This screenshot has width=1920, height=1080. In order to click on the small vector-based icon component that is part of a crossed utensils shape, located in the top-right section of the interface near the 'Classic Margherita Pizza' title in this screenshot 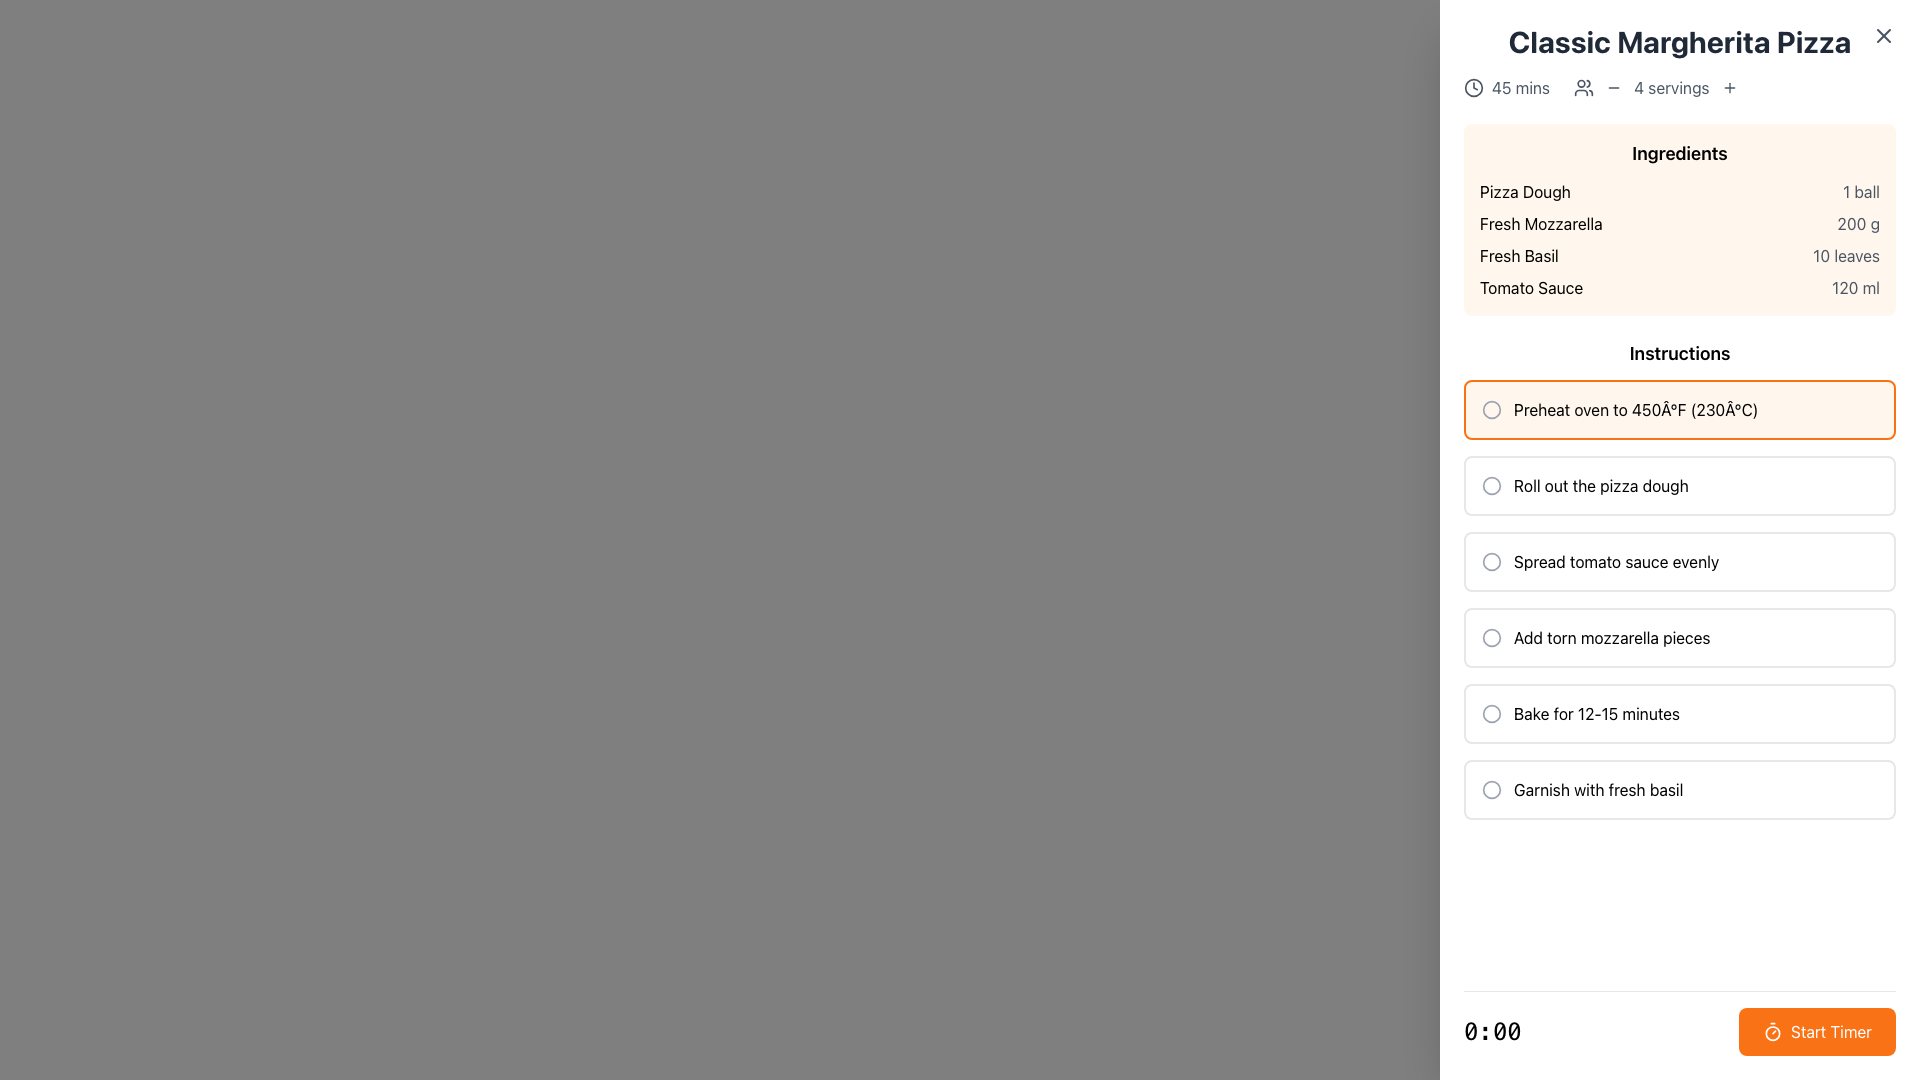, I will do `click(1884, 34)`.